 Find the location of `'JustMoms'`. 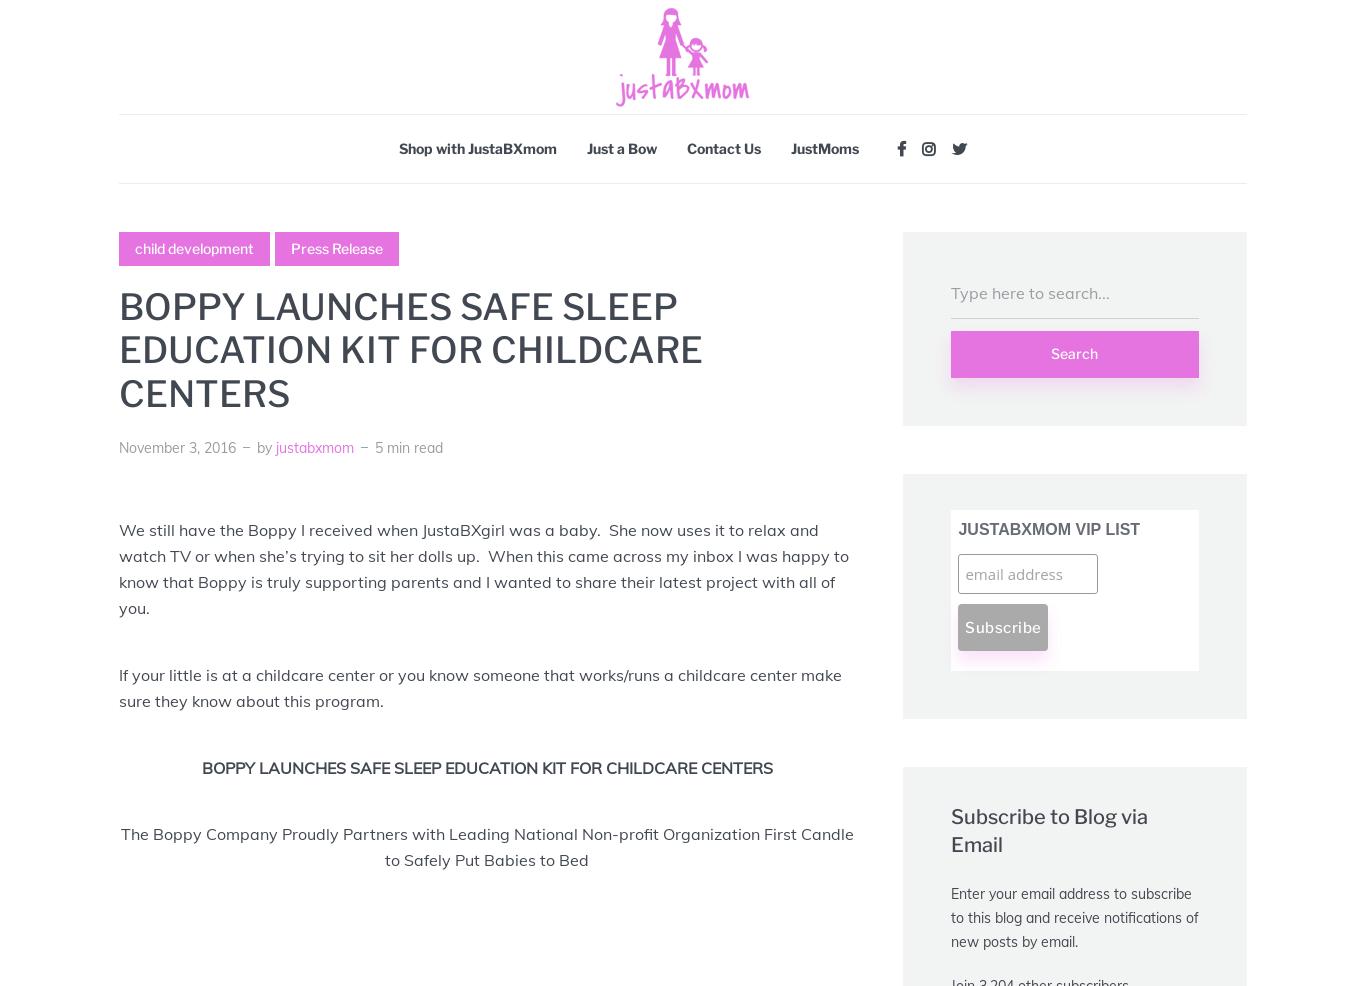

'JustMoms' is located at coordinates (791, 147).